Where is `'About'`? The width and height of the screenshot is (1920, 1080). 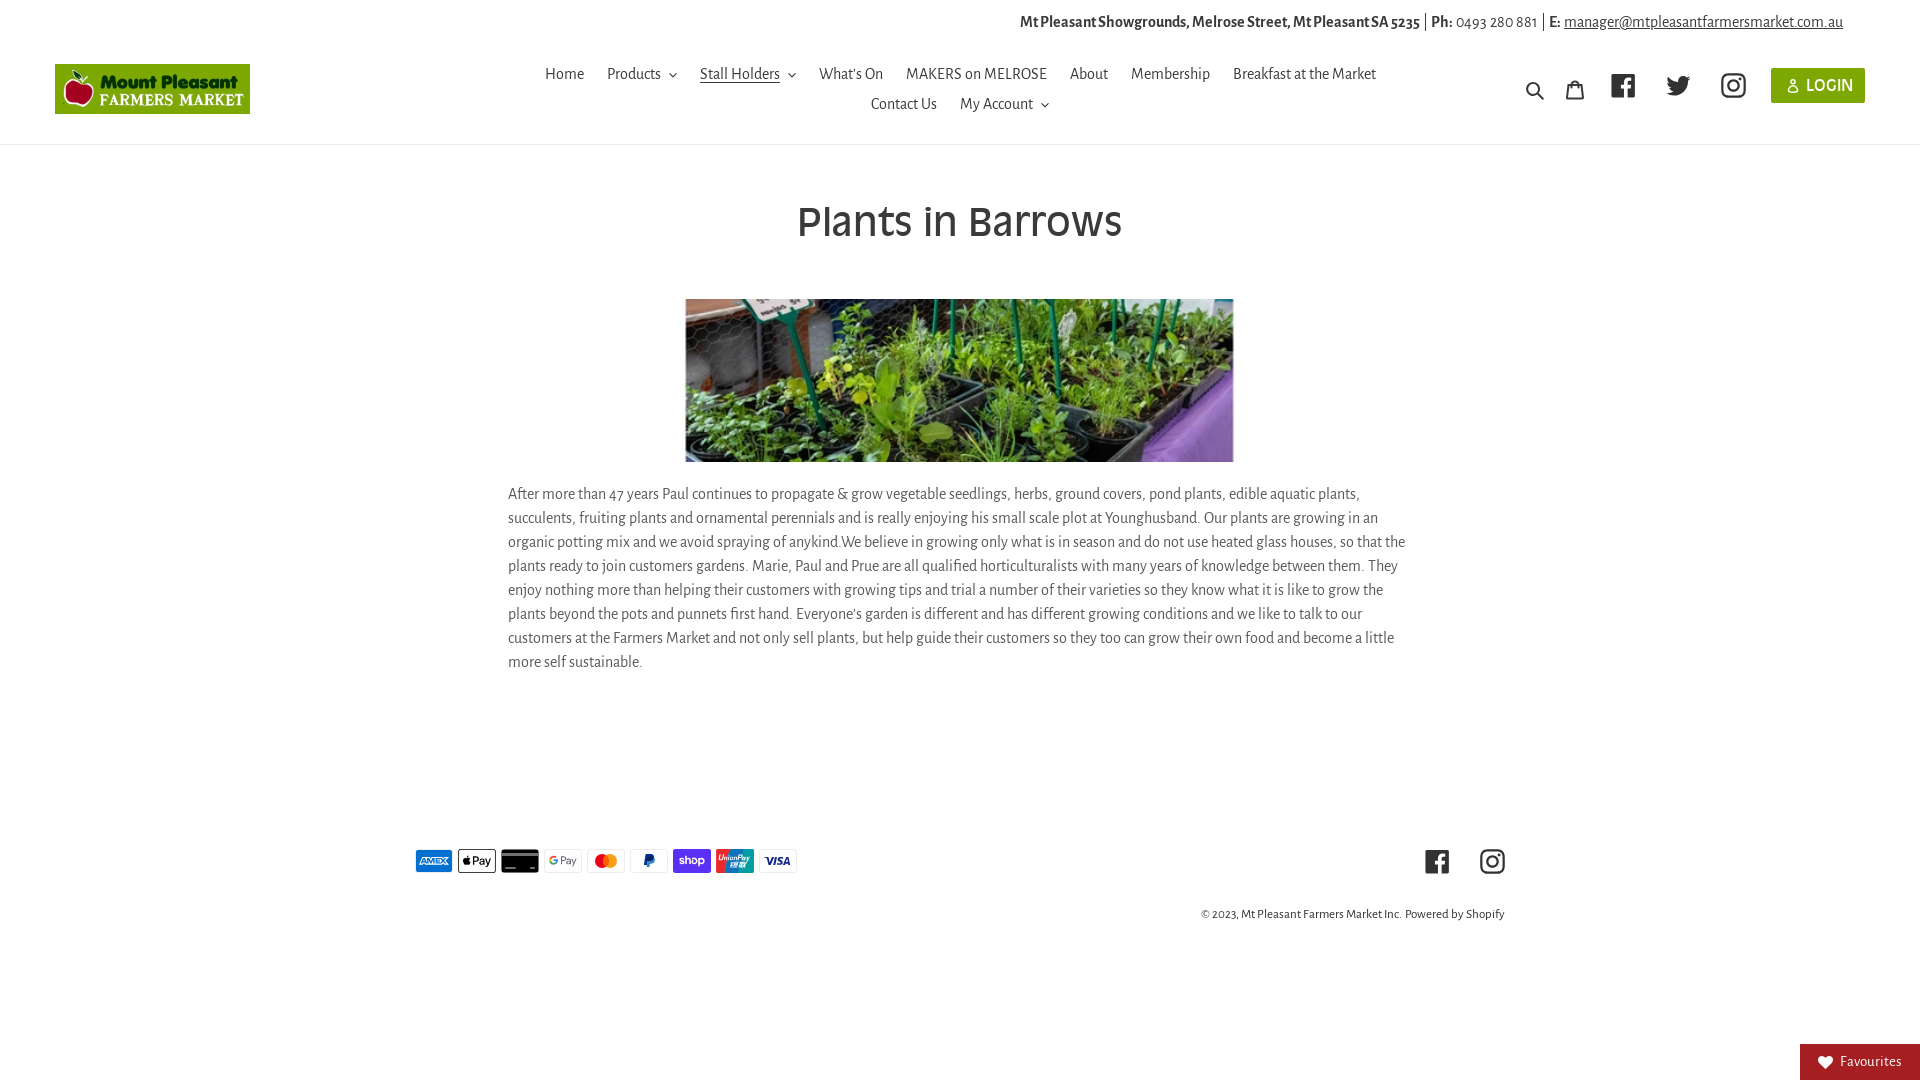
'About' is located at coordinates (1088, 72).